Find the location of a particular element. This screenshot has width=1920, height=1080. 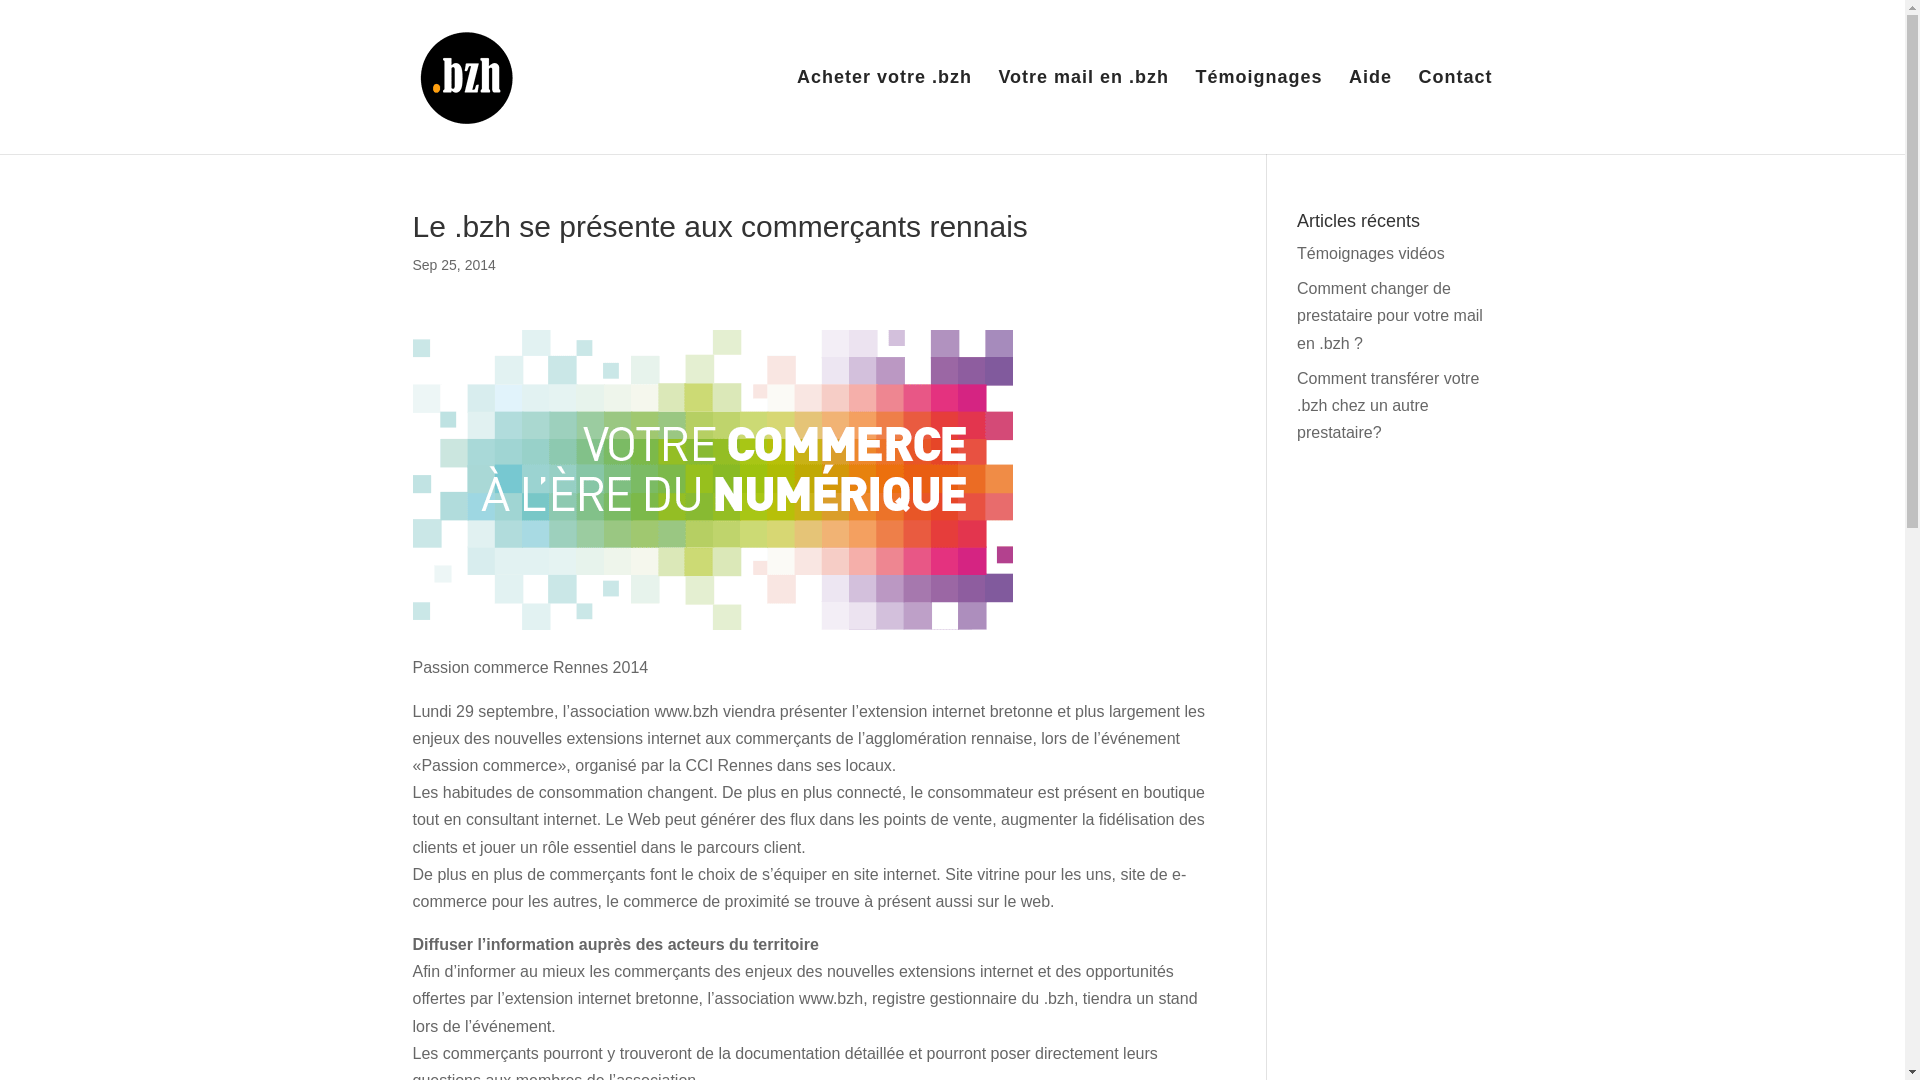

'Acheter votre .bzh' is located at coordinates (883, 111).